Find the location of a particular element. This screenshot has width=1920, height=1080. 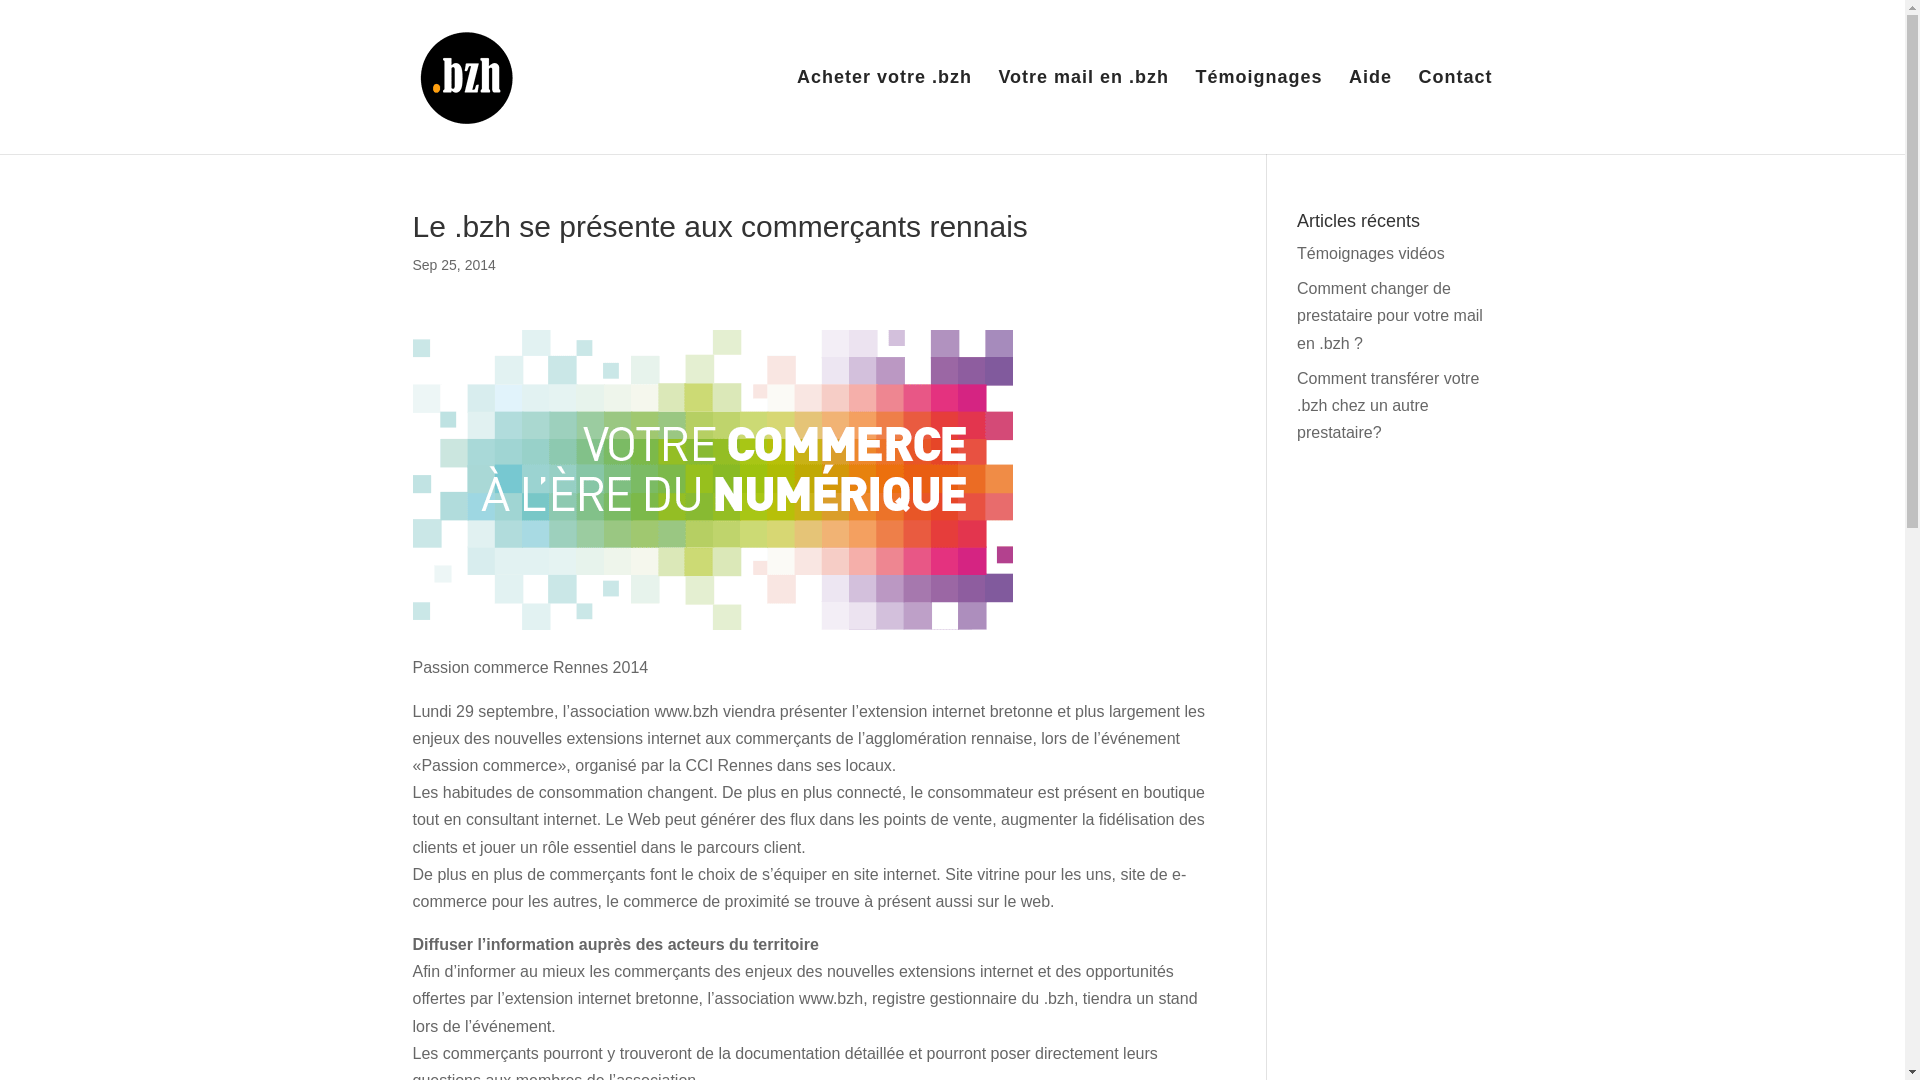

'Acheter votre .bzh' is located at coordinates (883, 111).